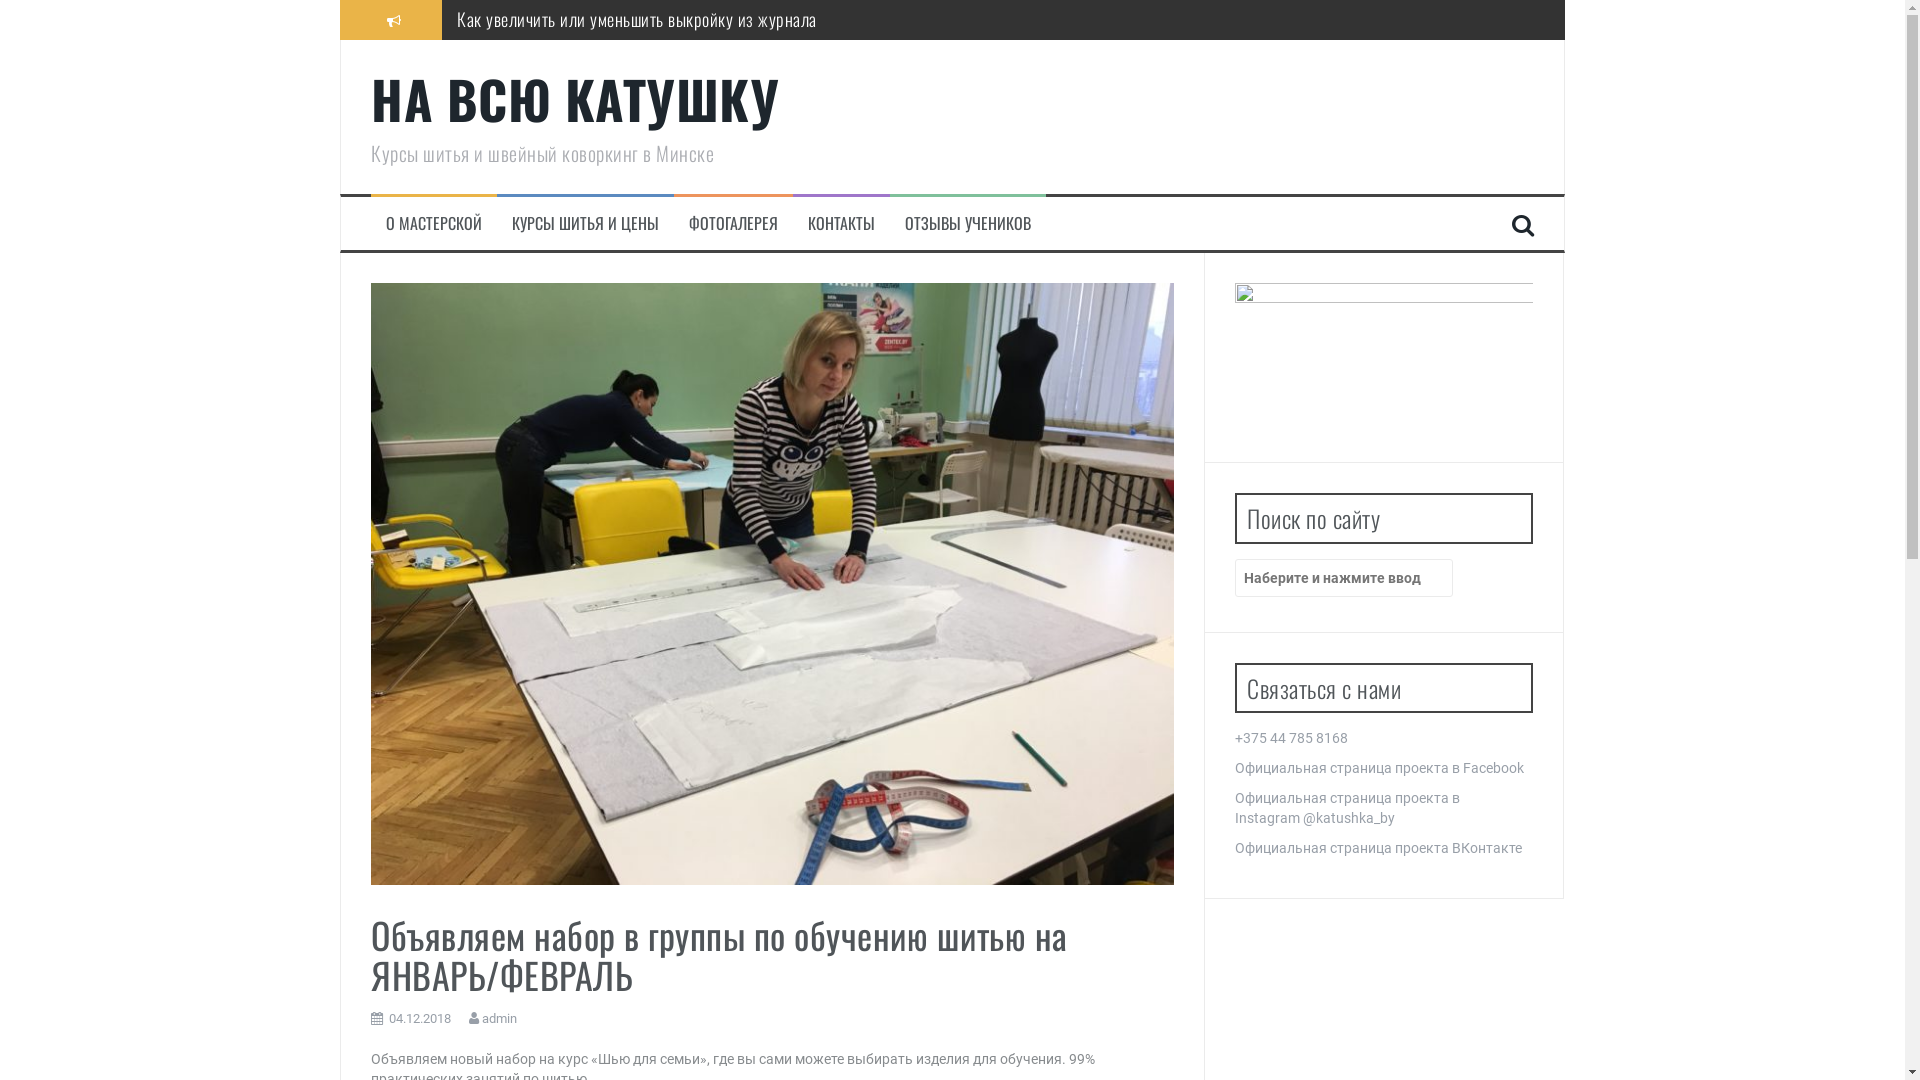  What do you see at coordinates (388, 1018) in the screenshot?
I see `'04.12.2018'` at bounding box center [388, 1018].